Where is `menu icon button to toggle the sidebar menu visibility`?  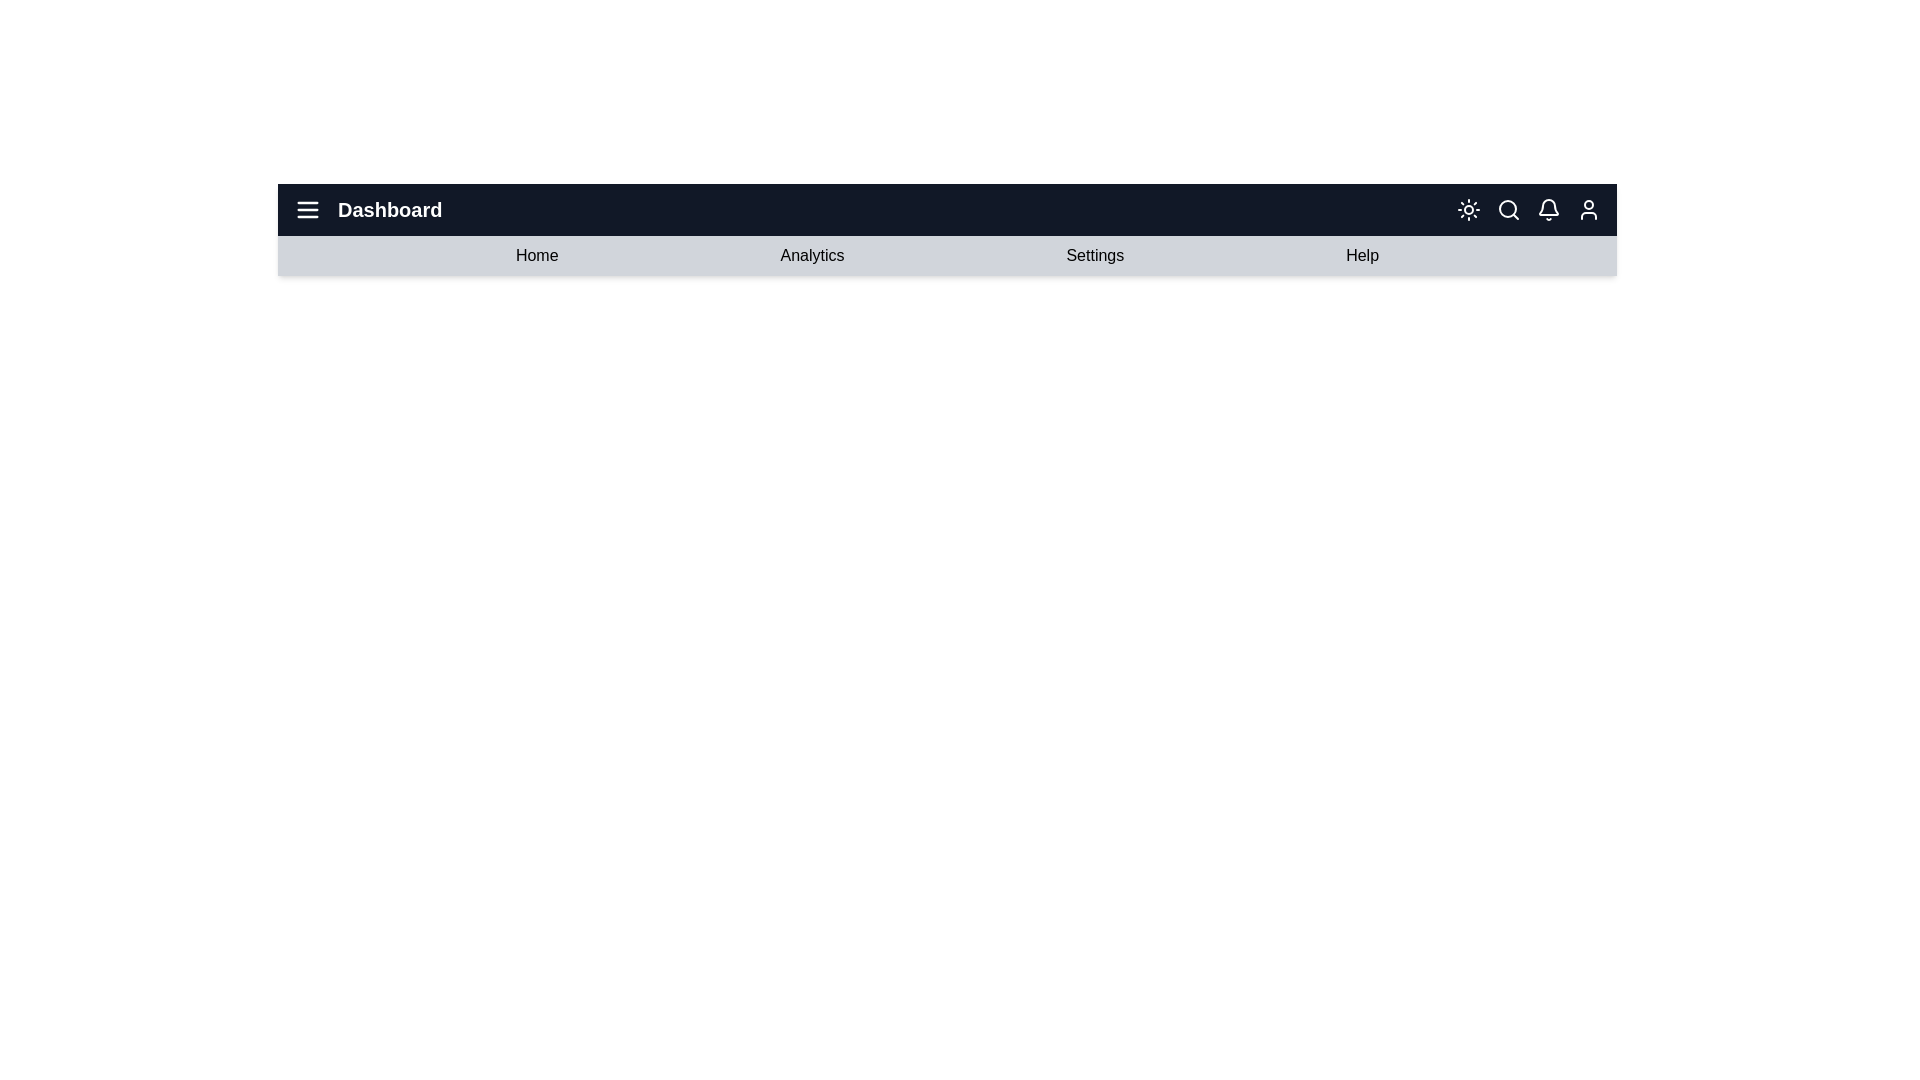 menu icon button to toggle the sidebar menu visibility is located at coordinates (306, 209).